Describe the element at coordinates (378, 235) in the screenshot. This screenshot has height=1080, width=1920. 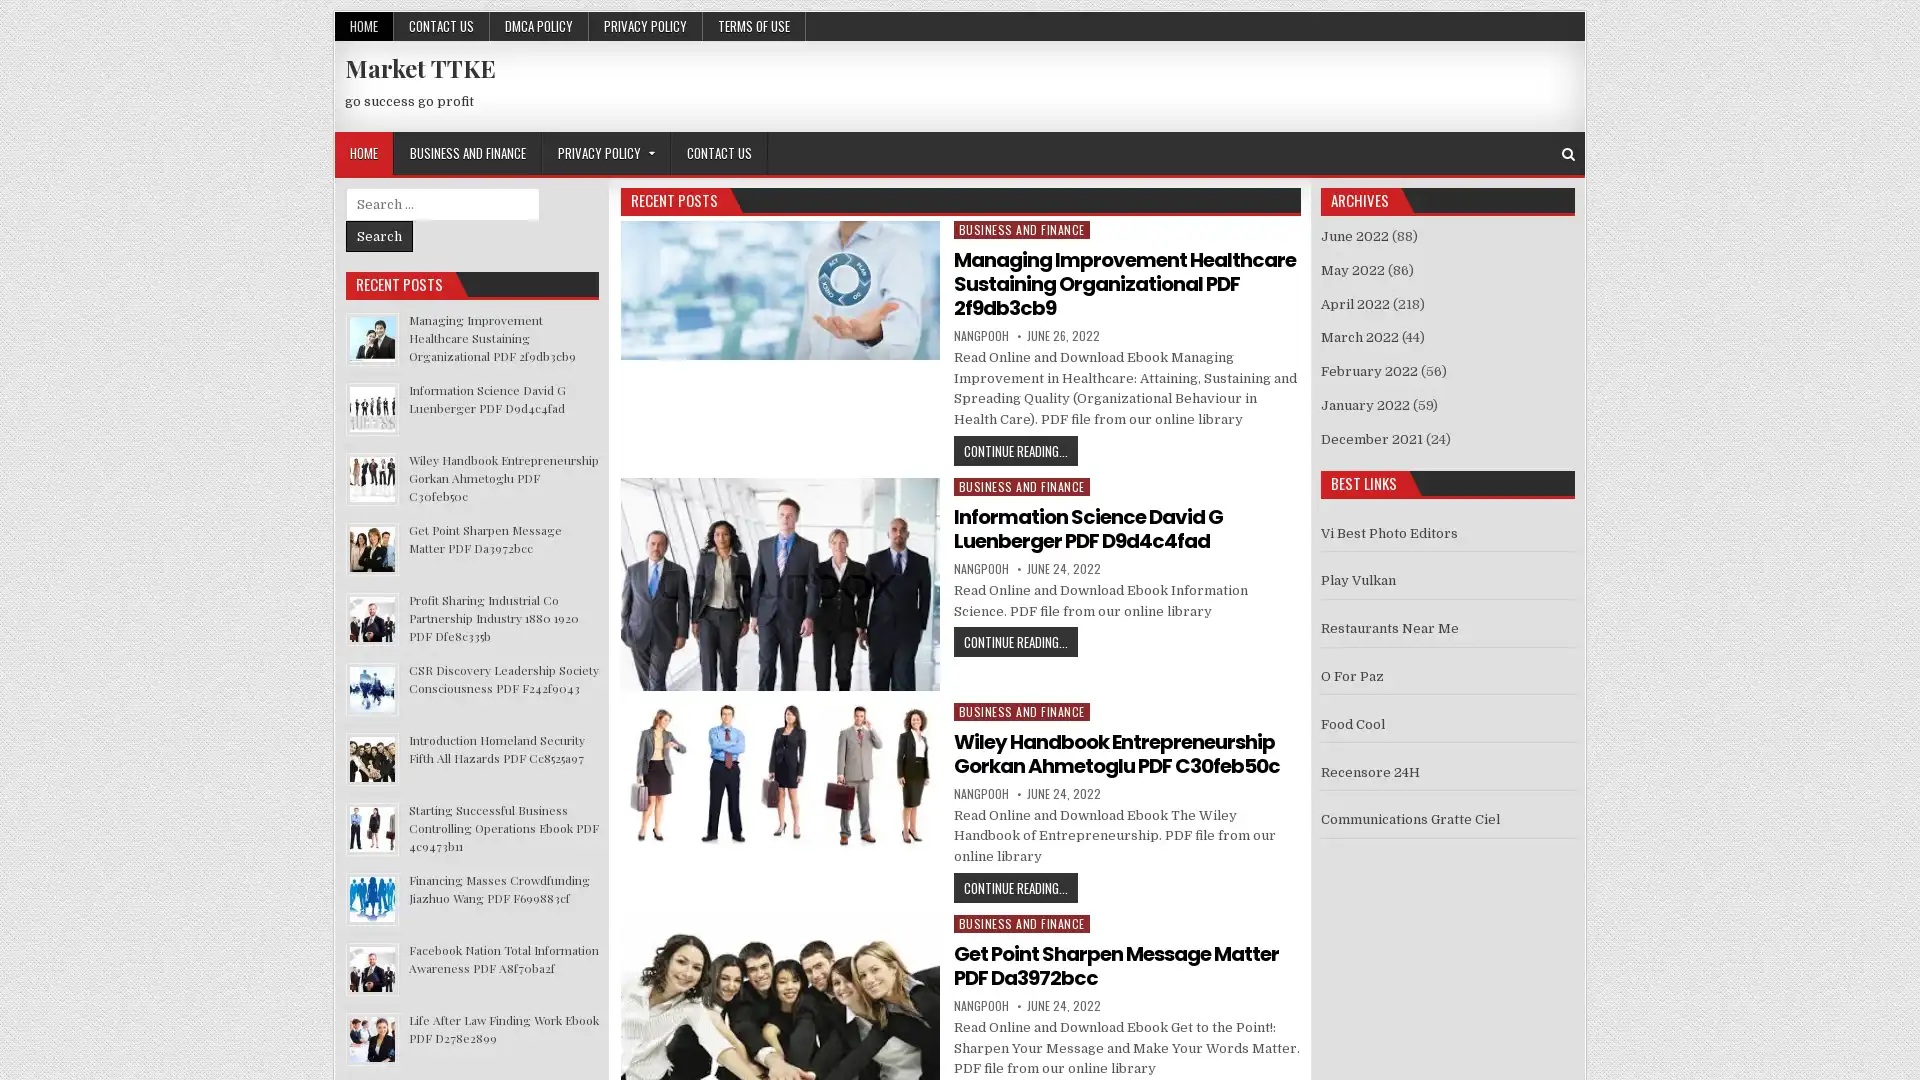
I see `Search` at that location.